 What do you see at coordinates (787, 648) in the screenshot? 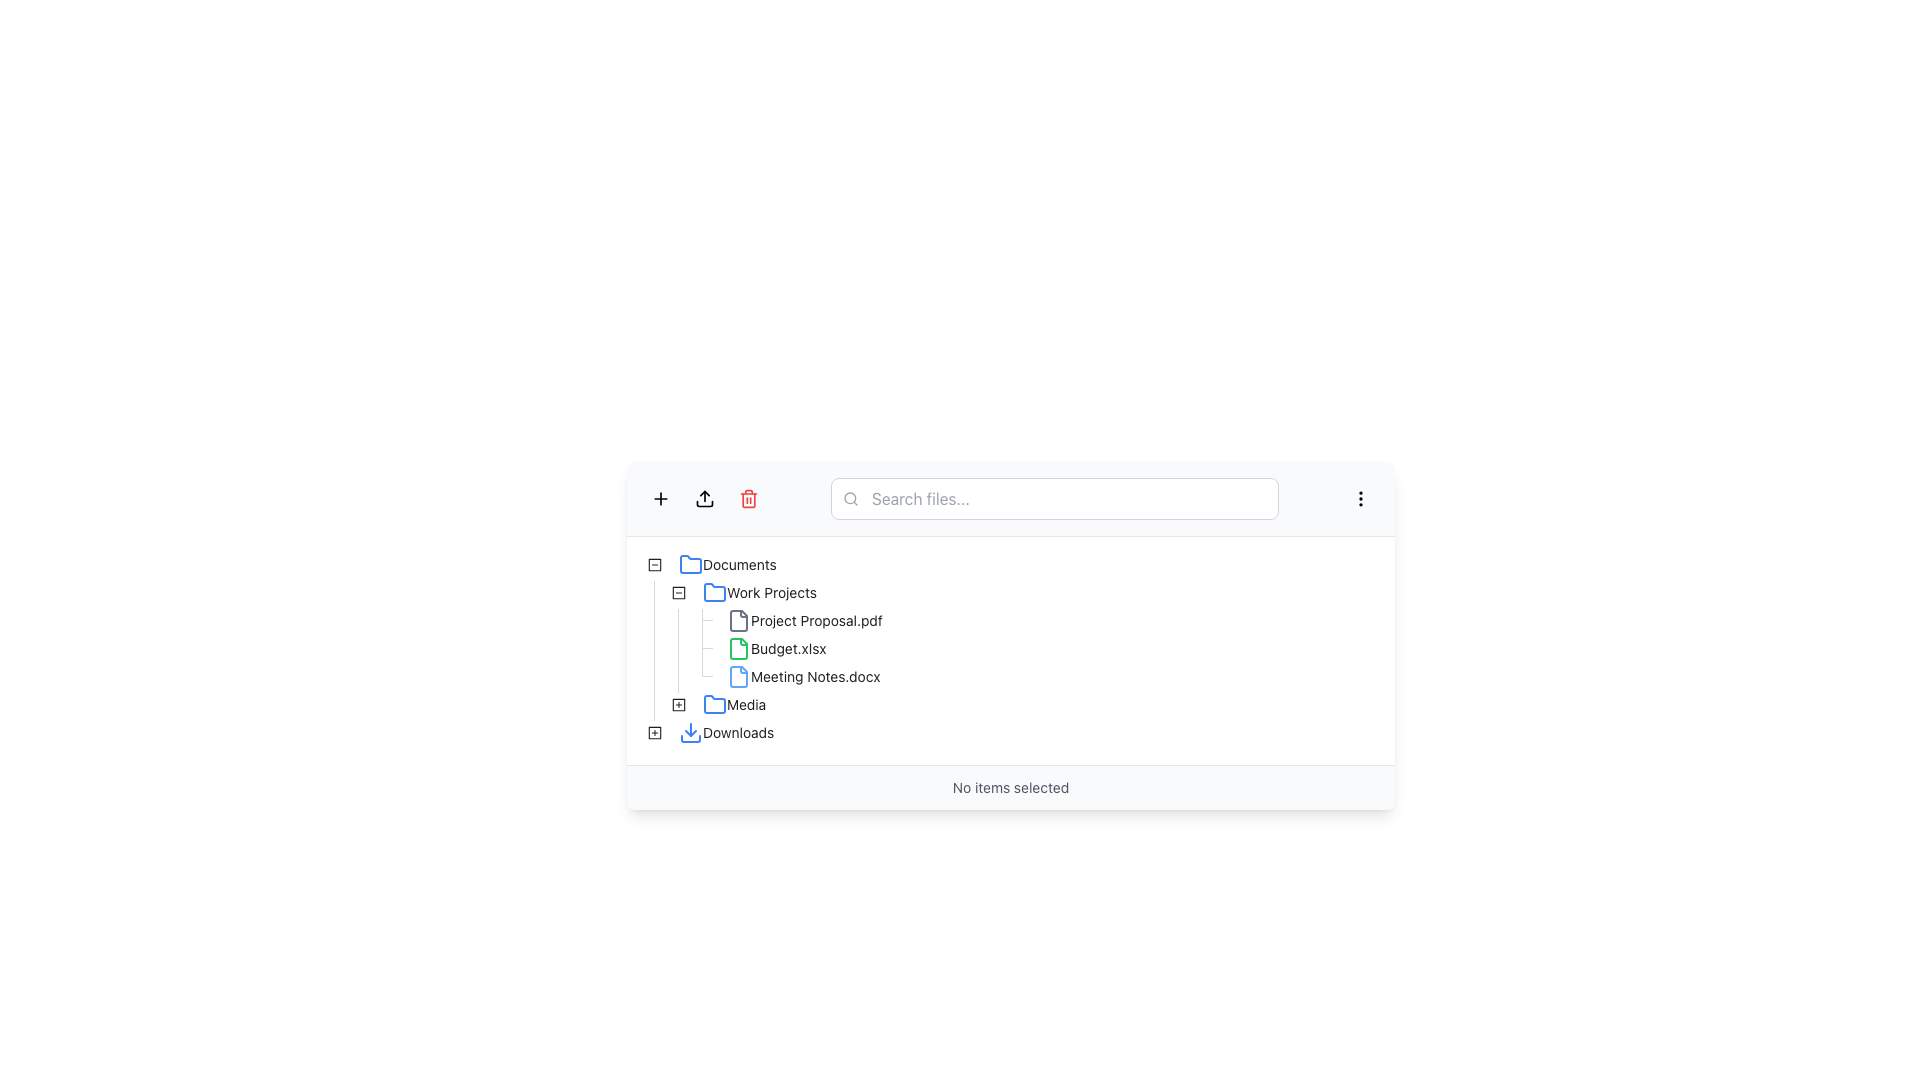
I see `the text label displaying 'Budget.xlsx' in the interactive tree view` at bounding box center [787, 648].